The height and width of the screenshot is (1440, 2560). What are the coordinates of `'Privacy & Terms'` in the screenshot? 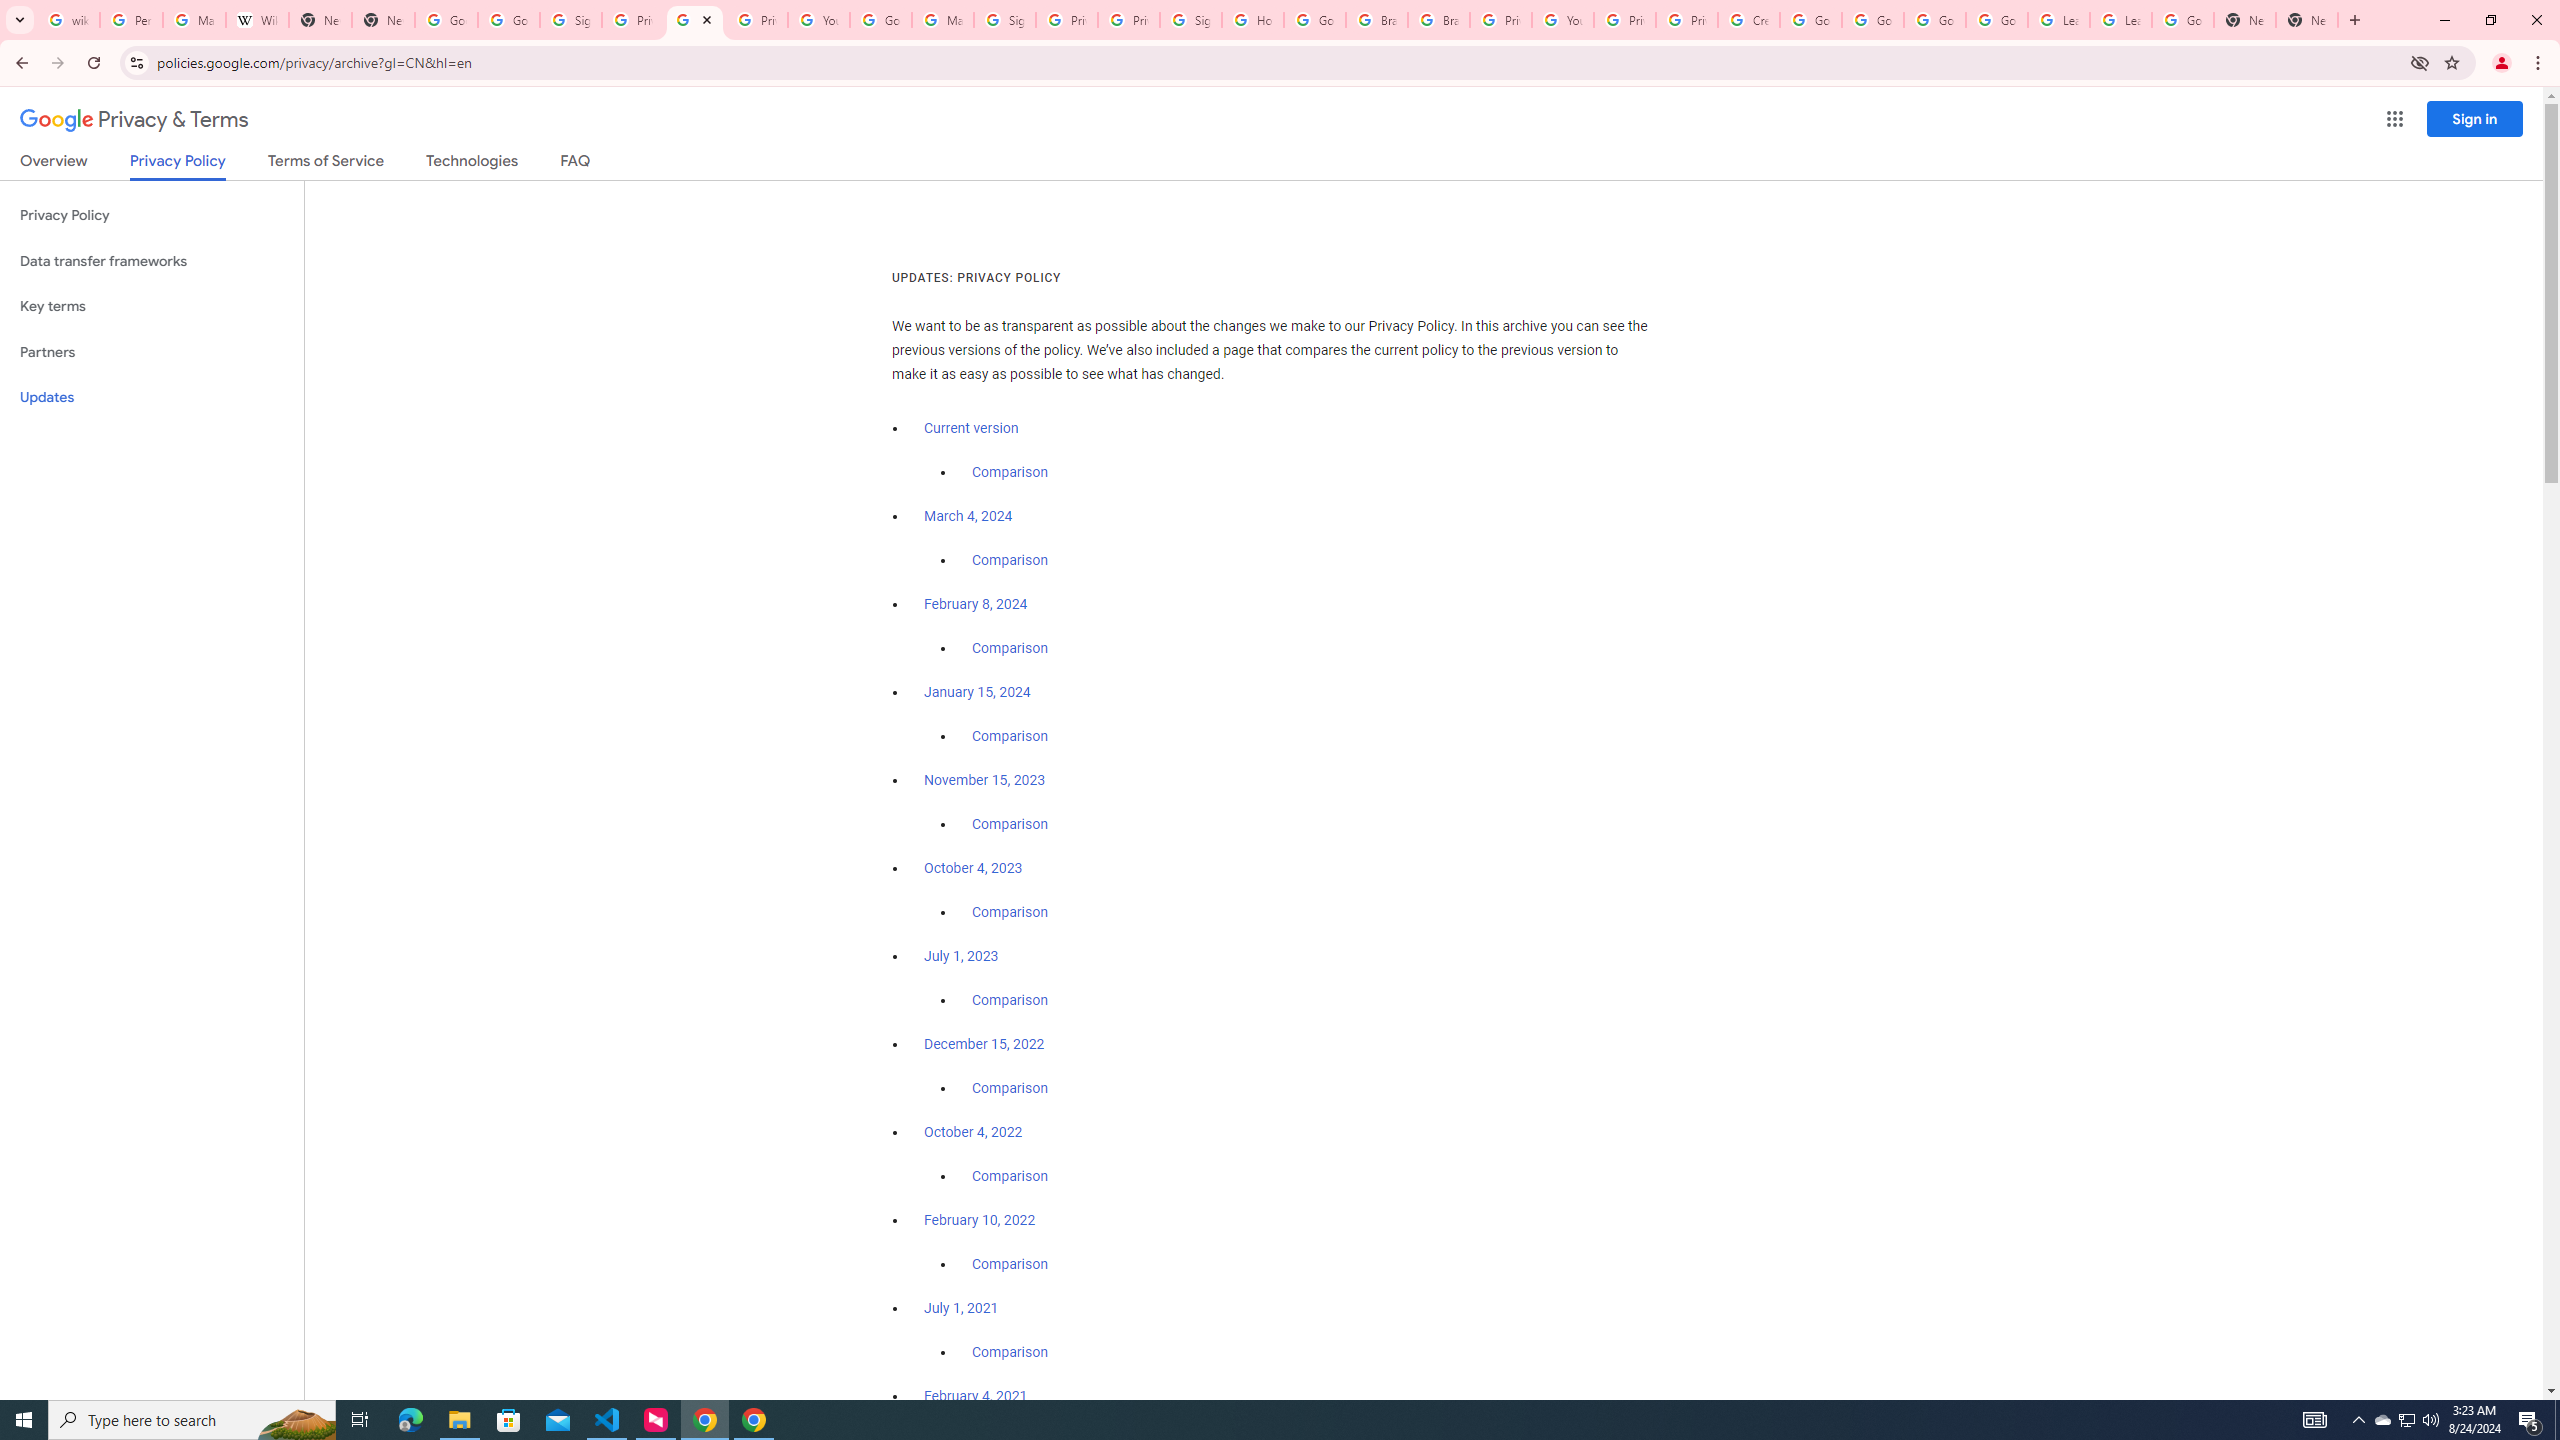 It's located at (134, 119).